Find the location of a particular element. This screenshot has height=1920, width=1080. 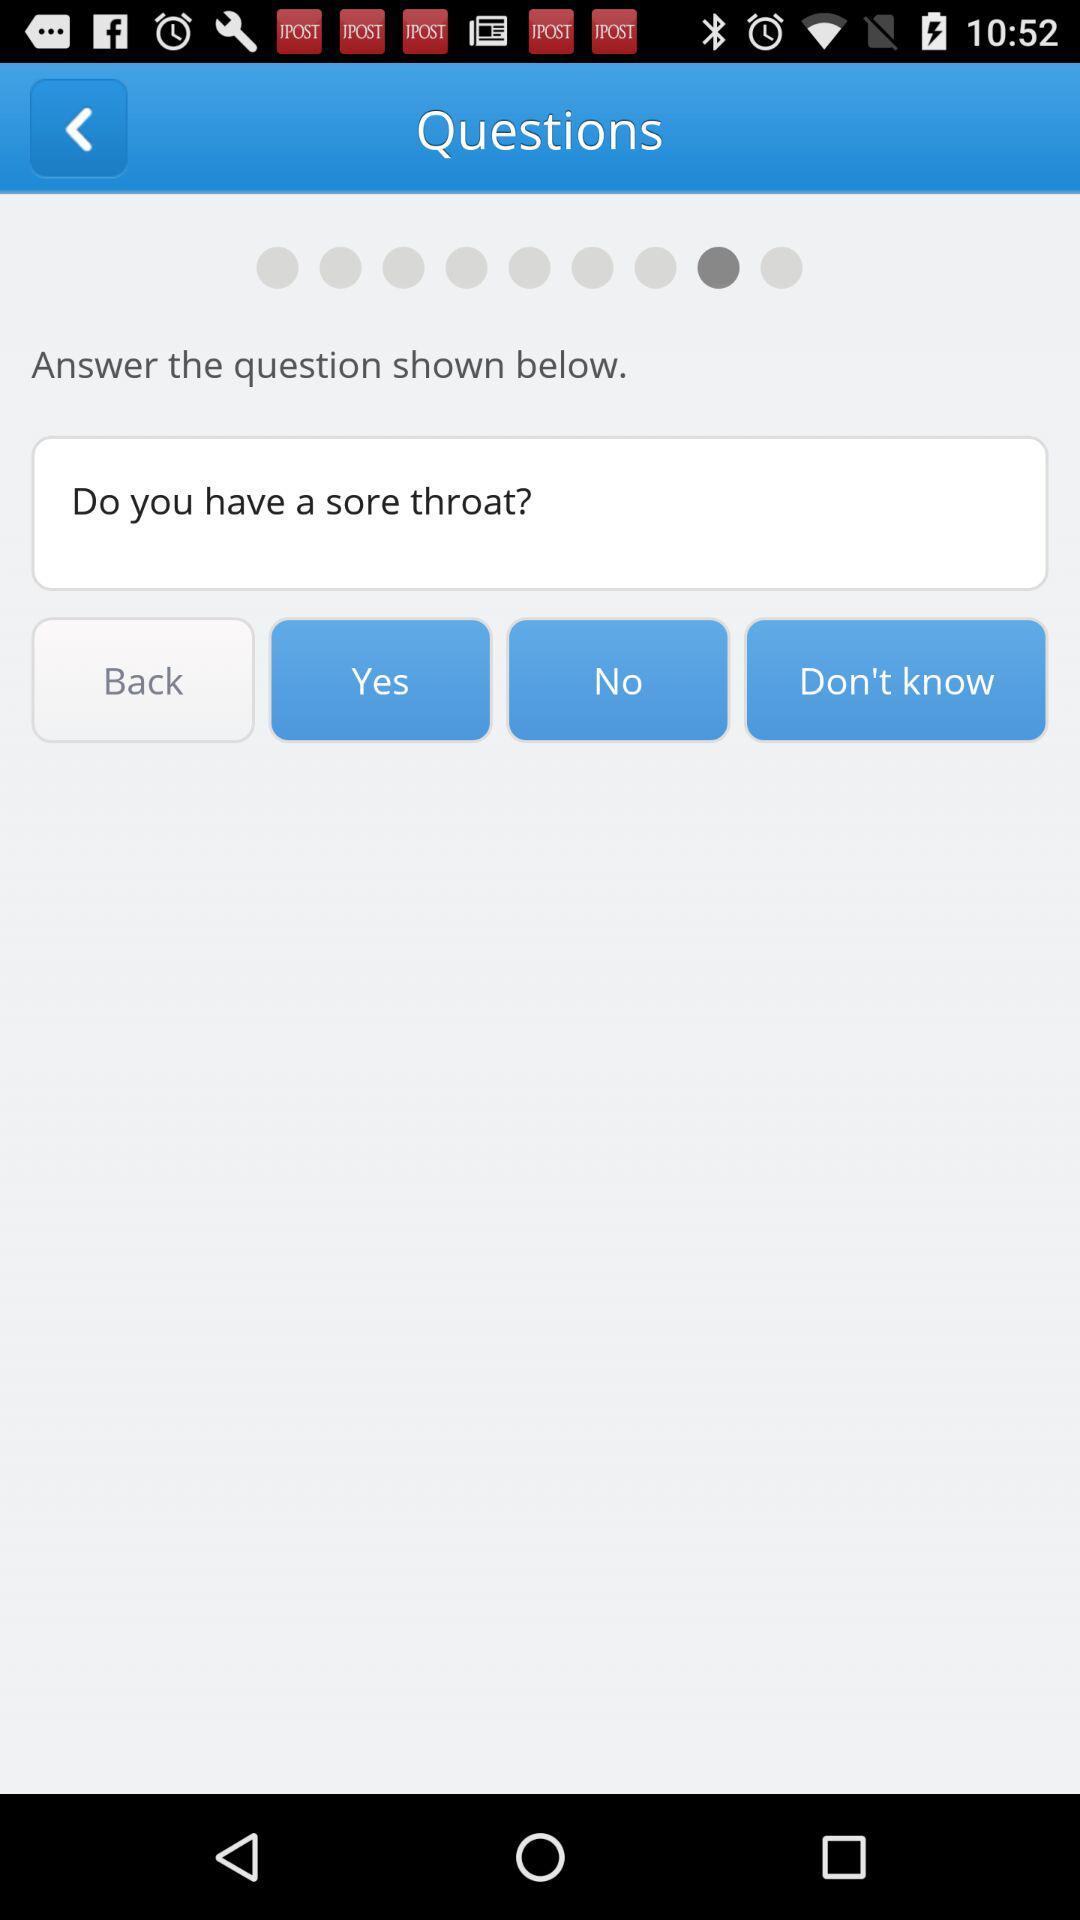

back button is located at coordinates (77, 127).